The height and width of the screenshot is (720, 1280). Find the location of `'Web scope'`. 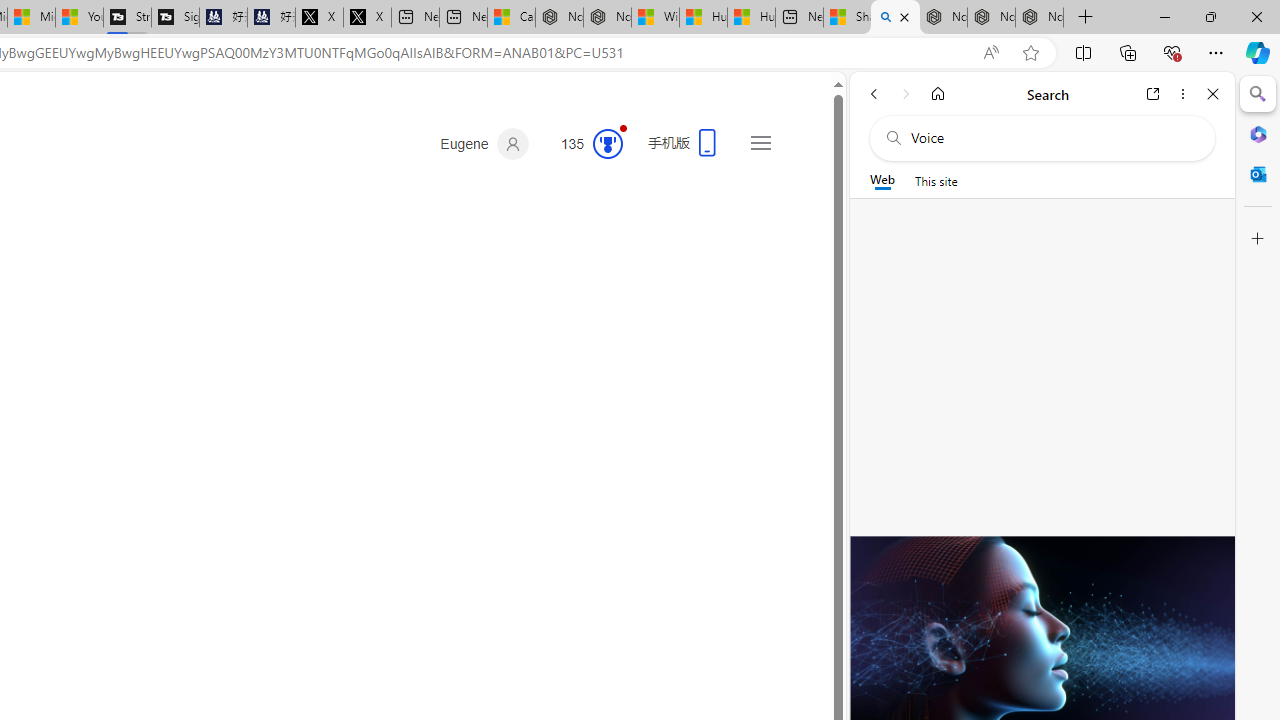

'Web scope' is located at coordinates (881, 180).